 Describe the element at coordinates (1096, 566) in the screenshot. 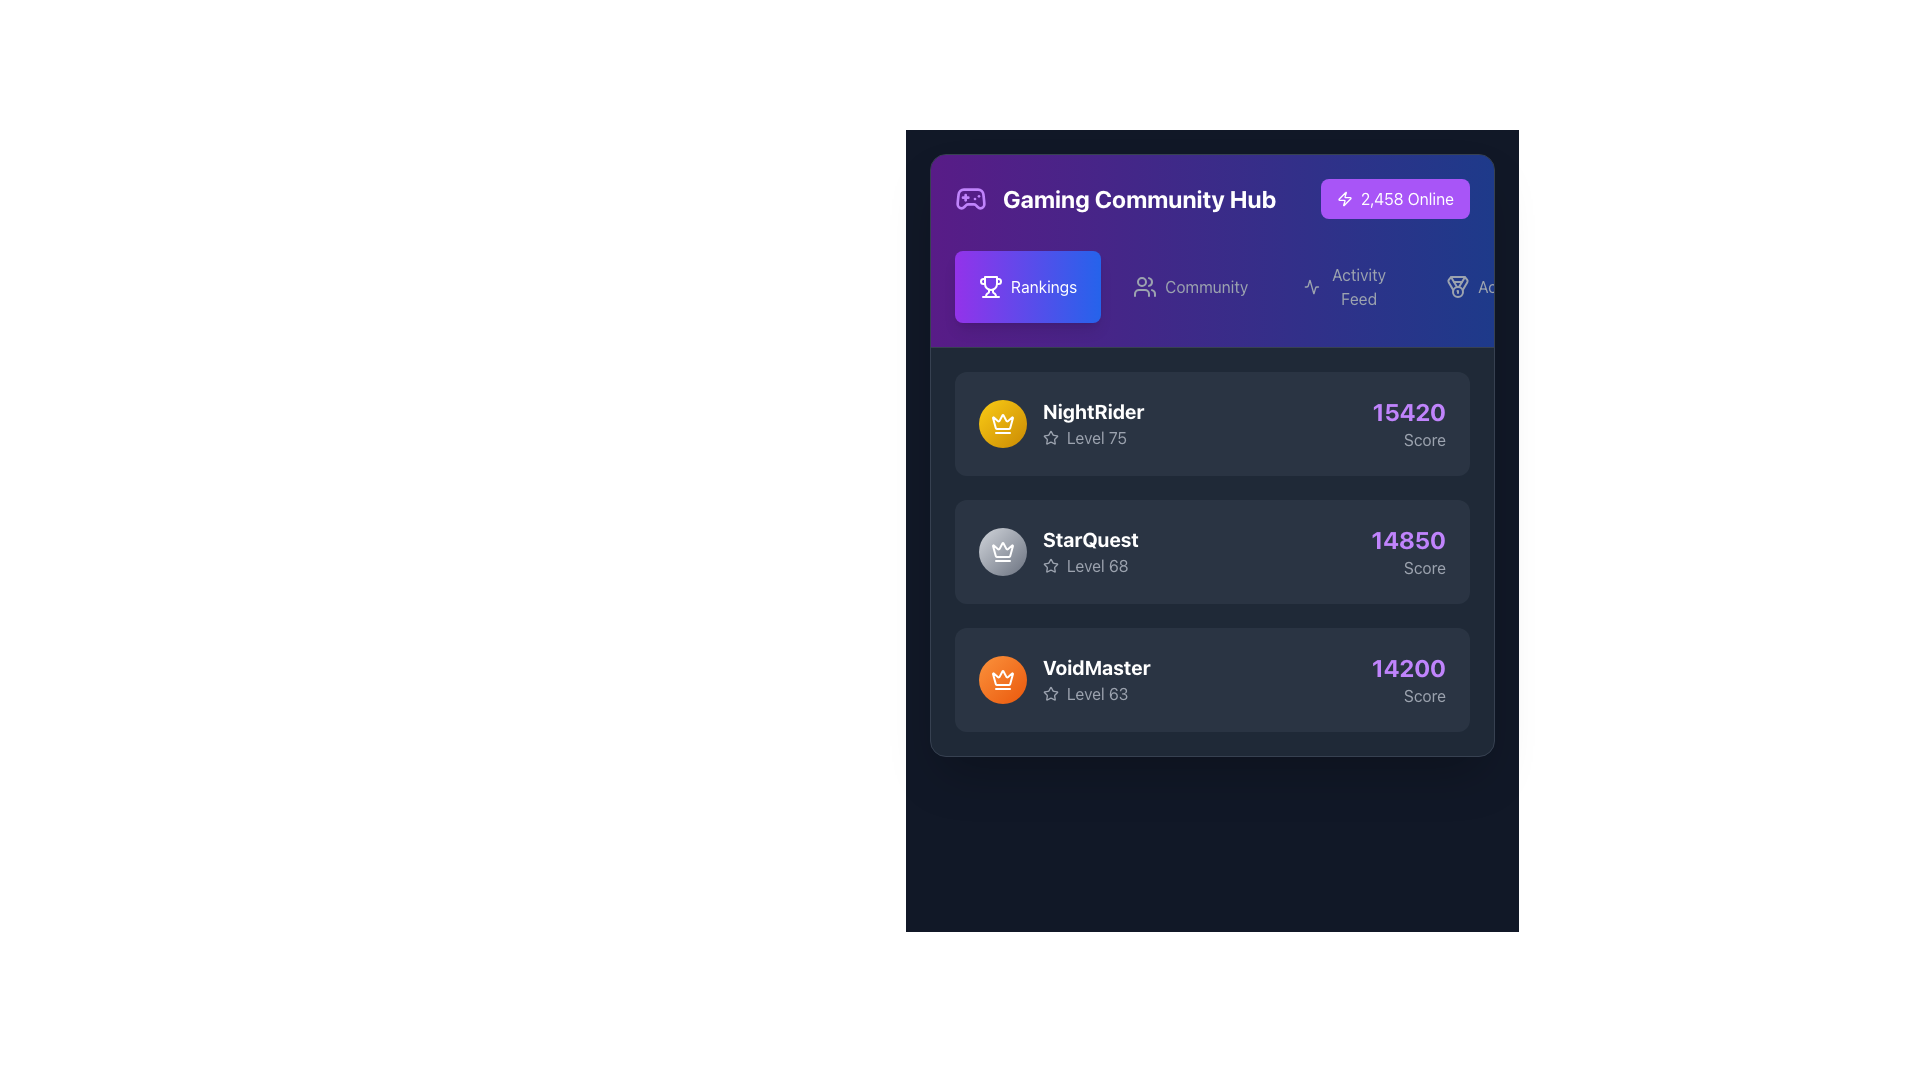

I see `the text label displaying 'Level 68' which is part of a ranked list layout, located below the username 'StarQuest' and next to a star icon` at that location.